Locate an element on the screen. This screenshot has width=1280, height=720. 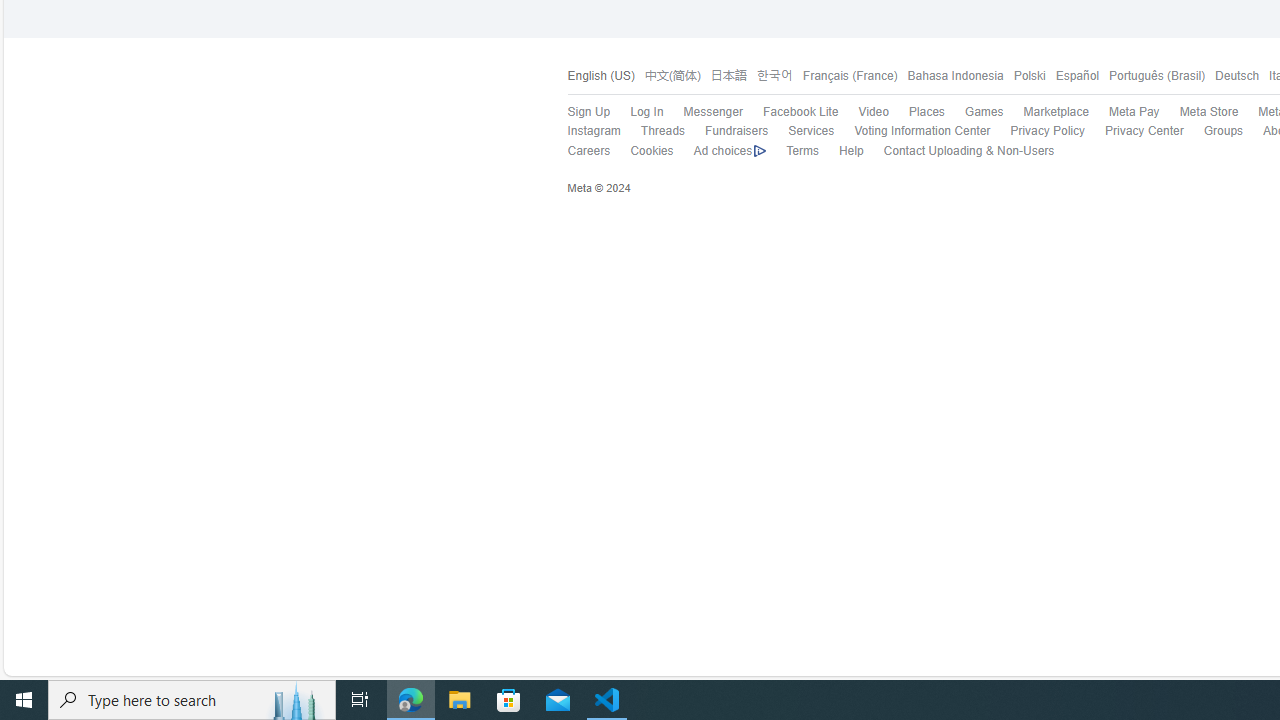
'Messenger' is located at coordinates (702, 113).